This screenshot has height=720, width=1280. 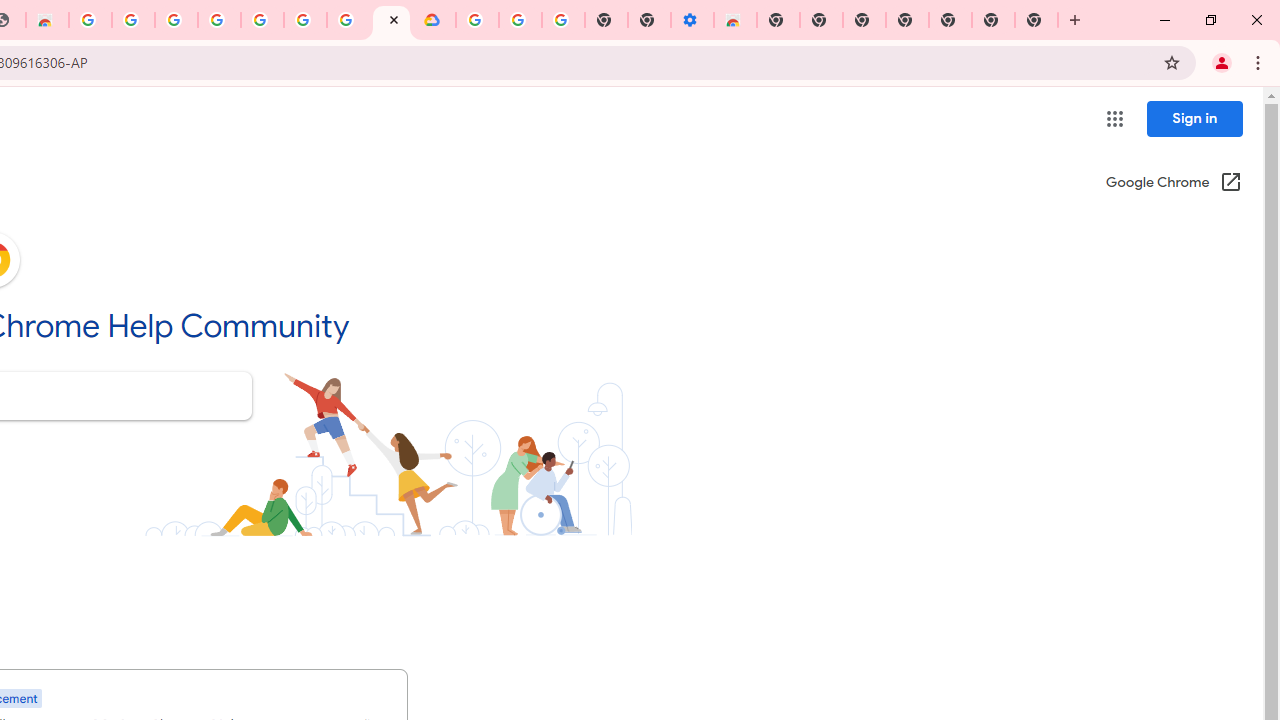 What do you see at coordinates (734, 20) in the screenshot?
I see `'Chrome Web Store - Accessibility extensions'` at bounding box center [734, 20].